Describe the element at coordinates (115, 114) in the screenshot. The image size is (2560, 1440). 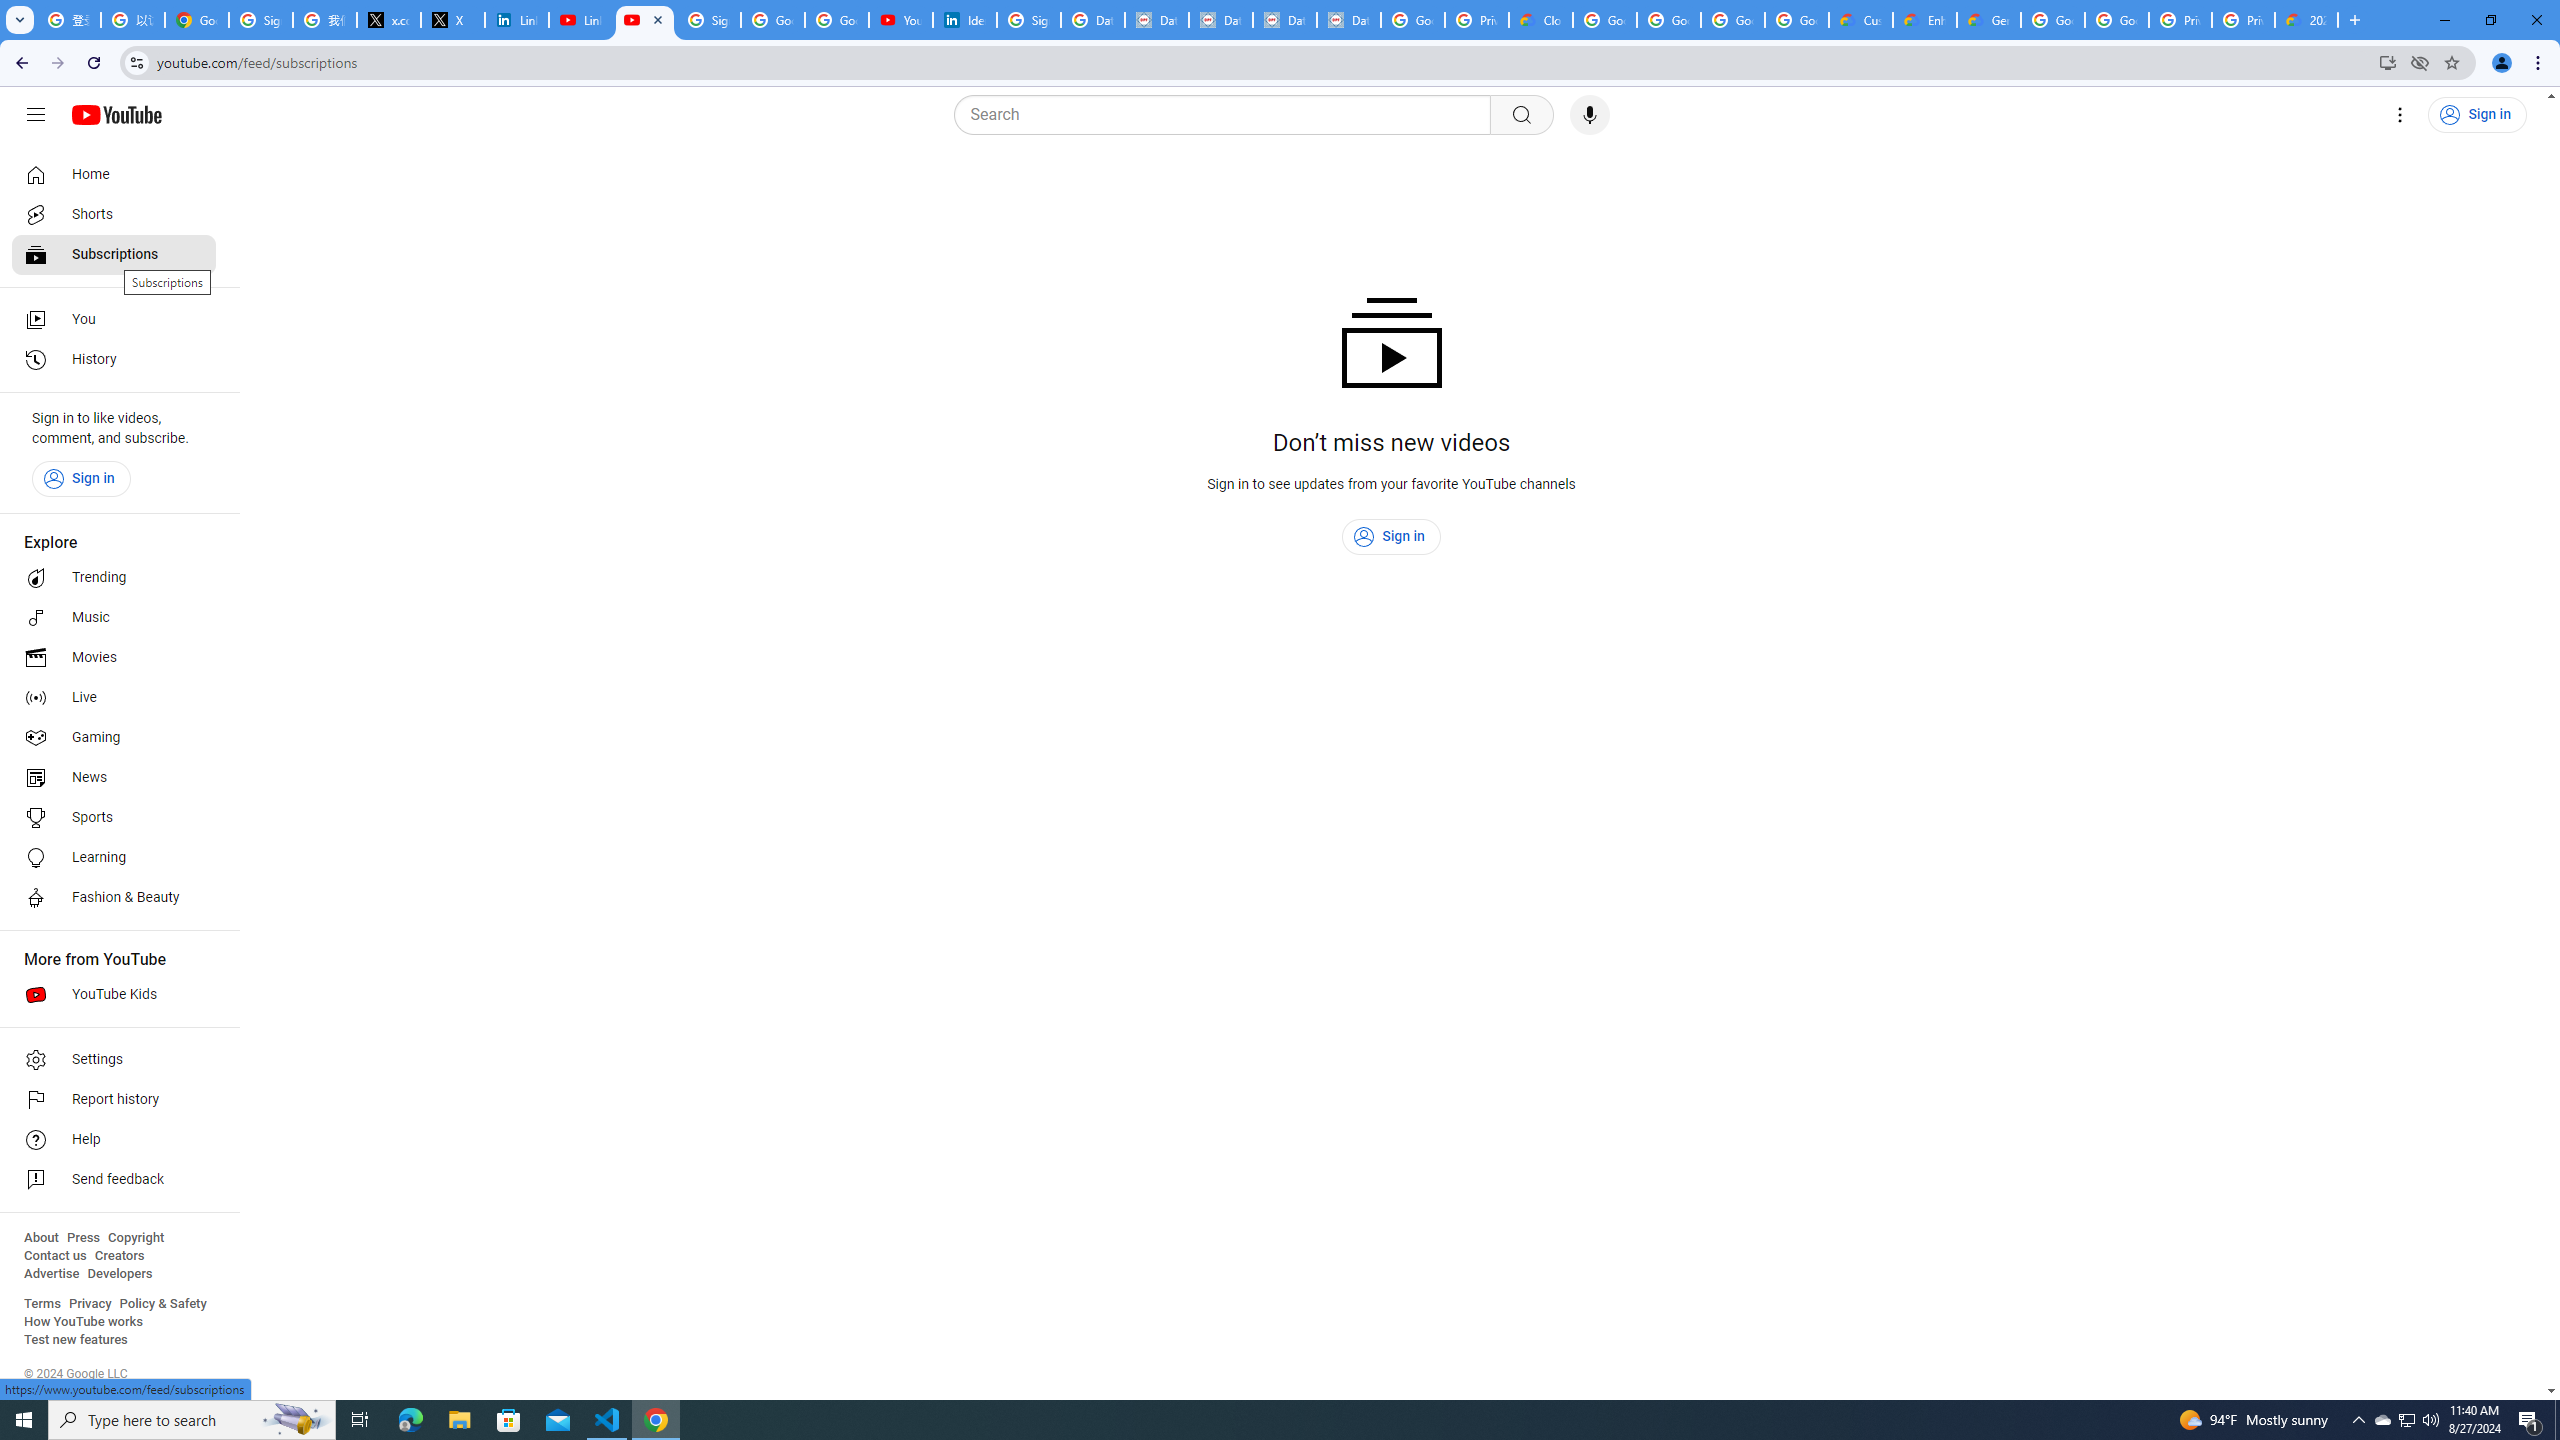
I see `'YouTube Home'` at that location.